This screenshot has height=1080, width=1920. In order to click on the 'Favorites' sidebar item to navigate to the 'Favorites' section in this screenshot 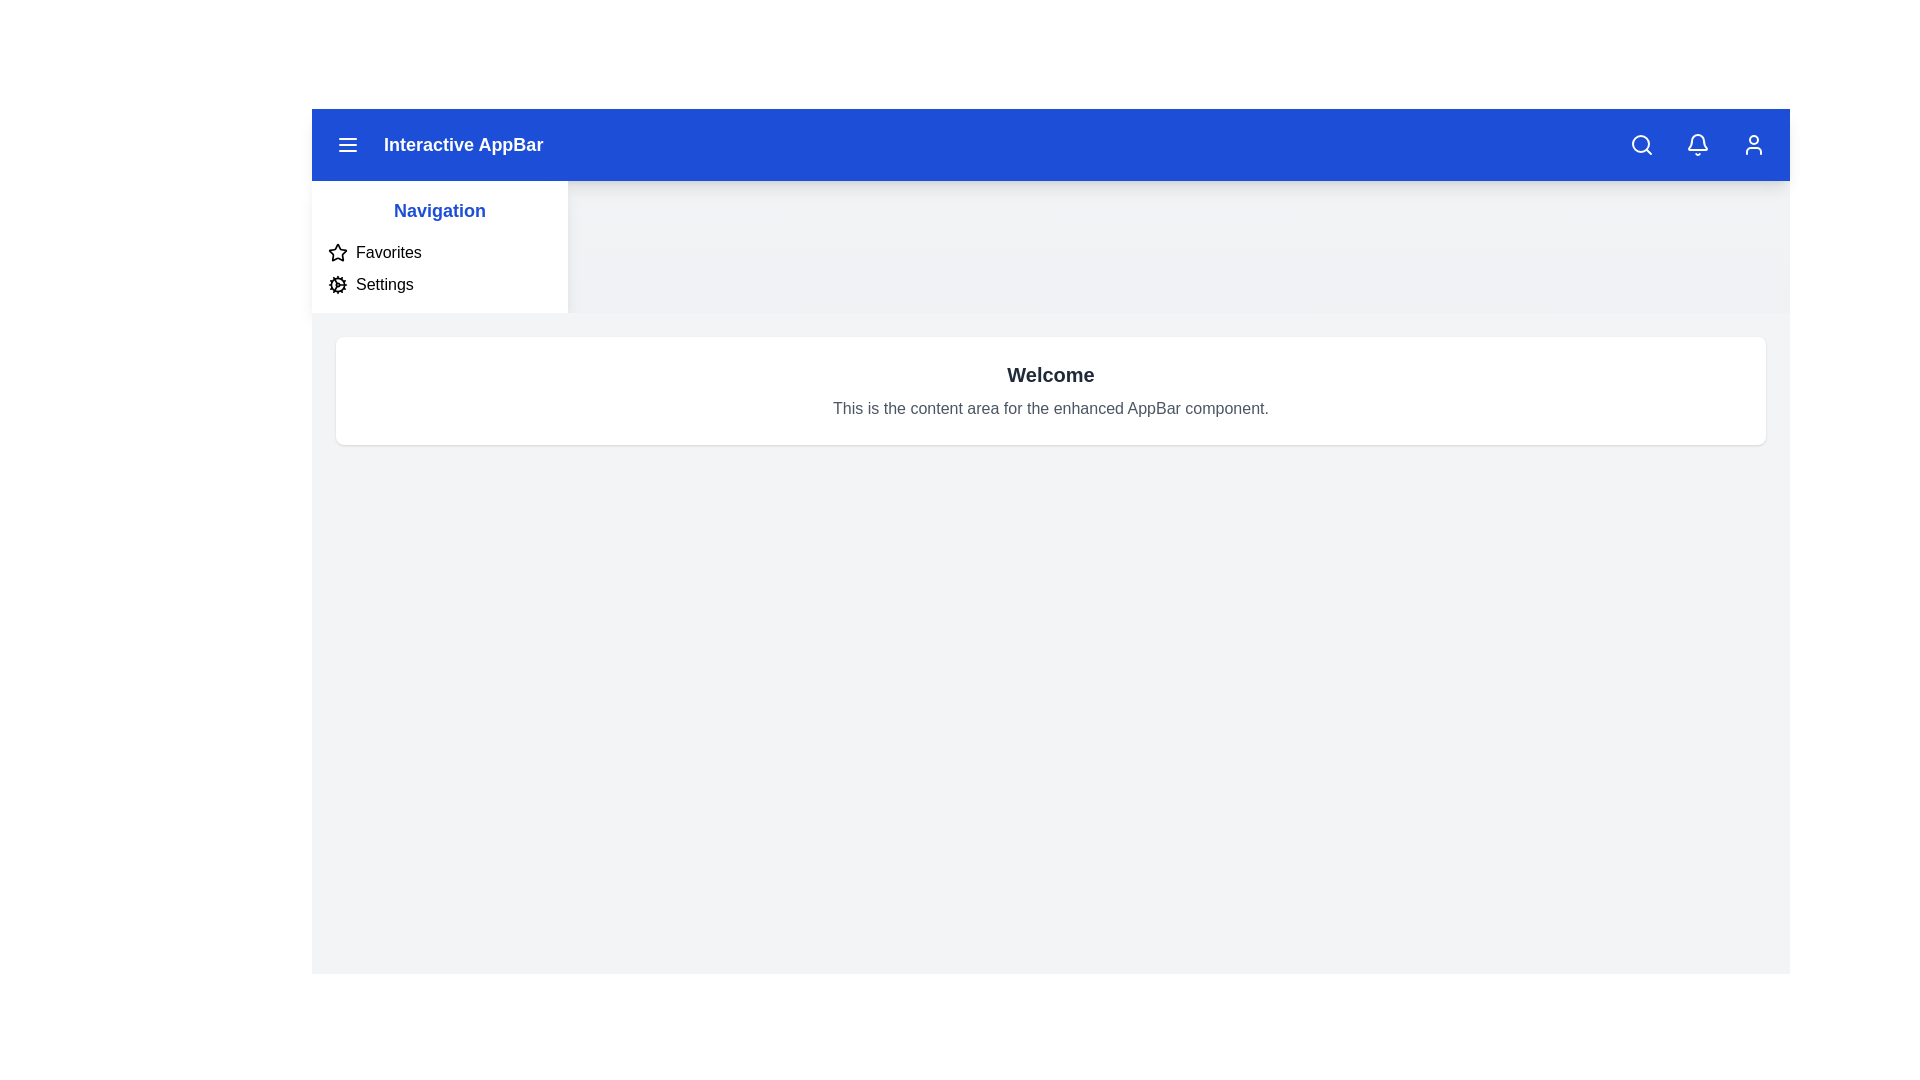, I will do `click(388, 252)`.